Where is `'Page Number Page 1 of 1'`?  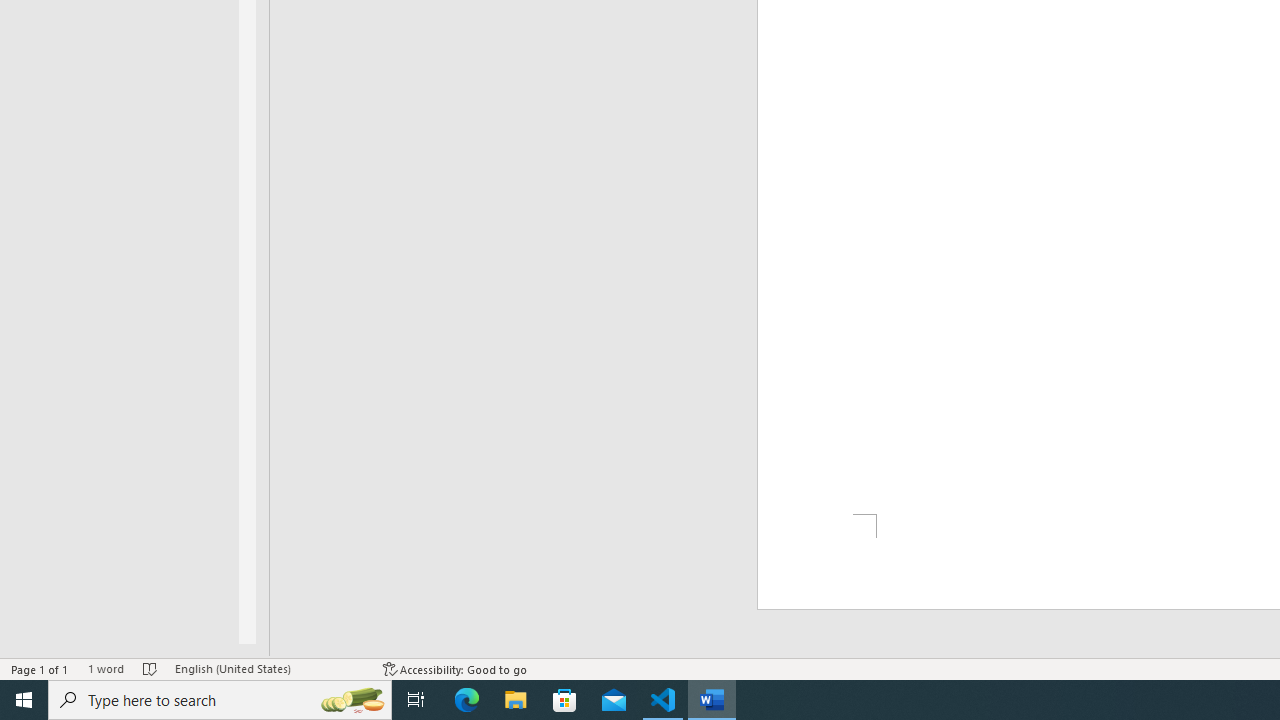 'Page Number Page 1 of 1' is located at coordinates (40, 669).